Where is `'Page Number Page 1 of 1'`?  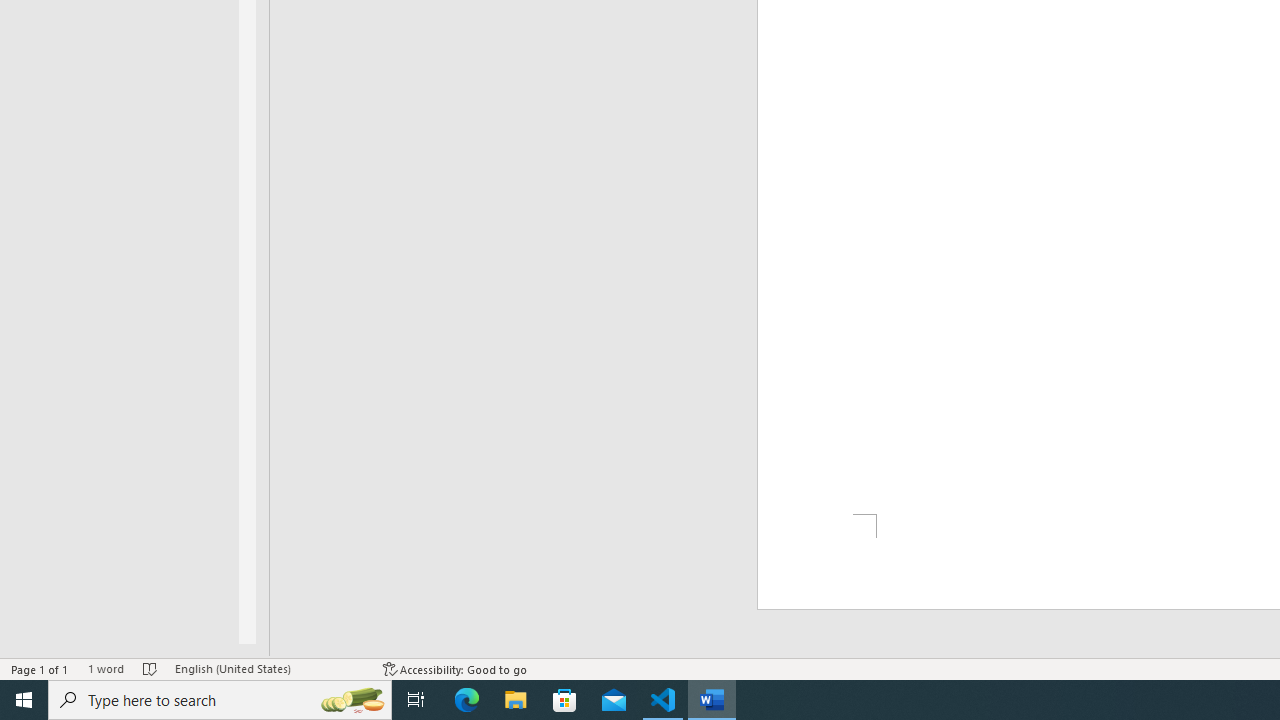 'Page Number Page 1 of 1' is located at coordinates (40, 669).